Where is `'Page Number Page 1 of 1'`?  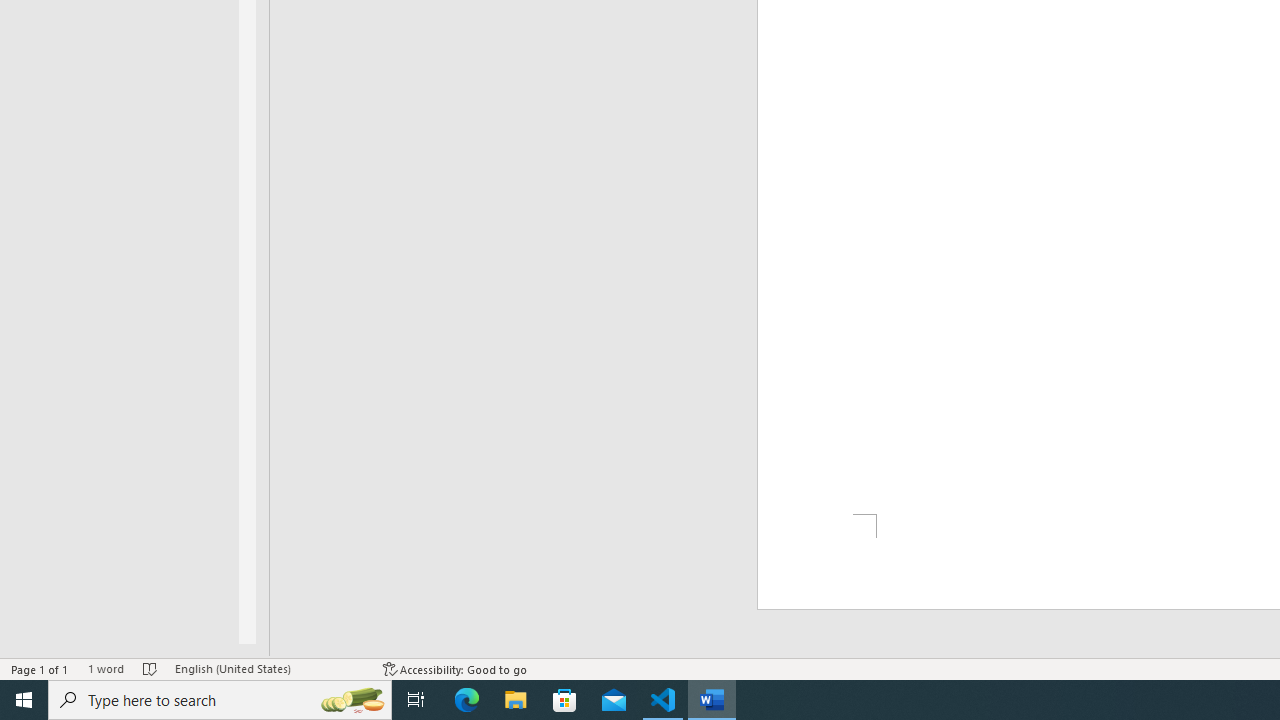 'Page Number Page 1 of 1' is located at coordinates (40, 669).